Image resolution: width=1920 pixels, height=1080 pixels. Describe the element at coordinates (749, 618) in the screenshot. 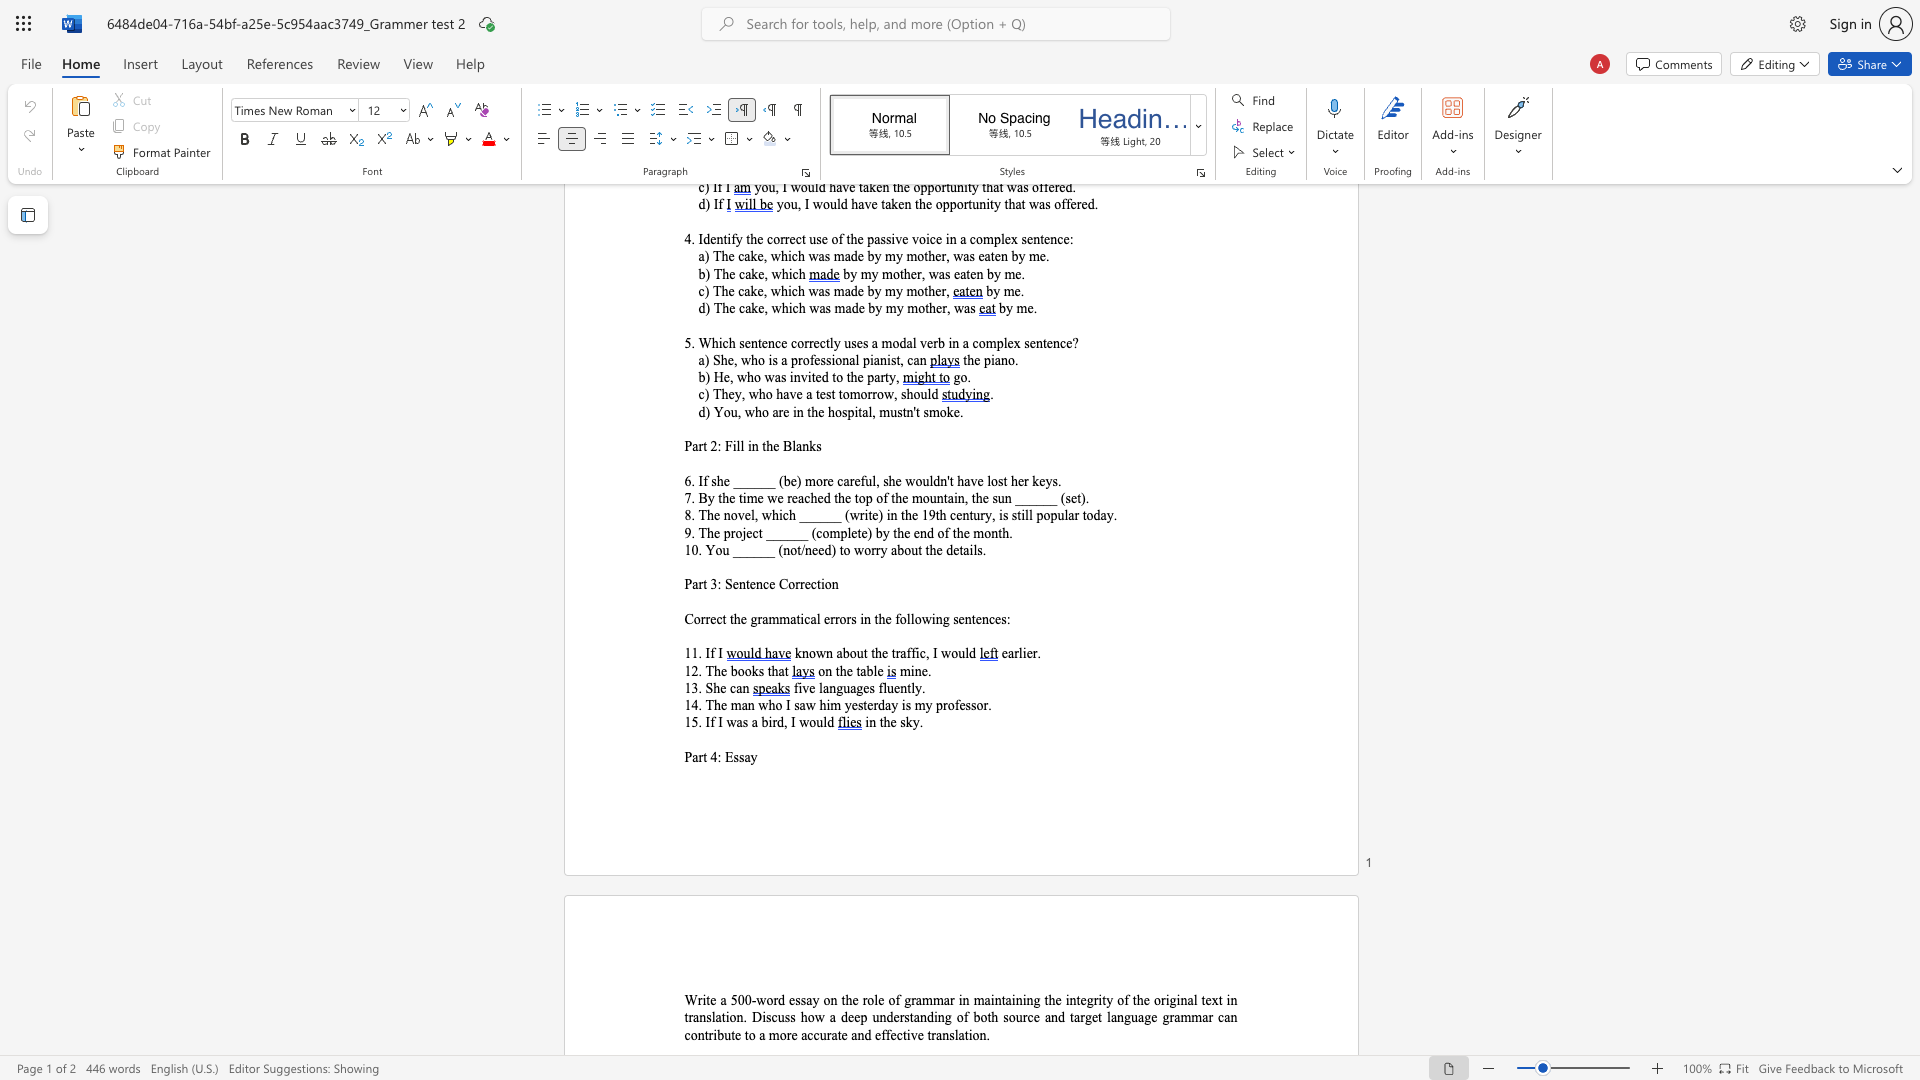

I see `the subset text "grammatical errors" within the text "Correct the grammatical errors in the following sentences:"` at that location.